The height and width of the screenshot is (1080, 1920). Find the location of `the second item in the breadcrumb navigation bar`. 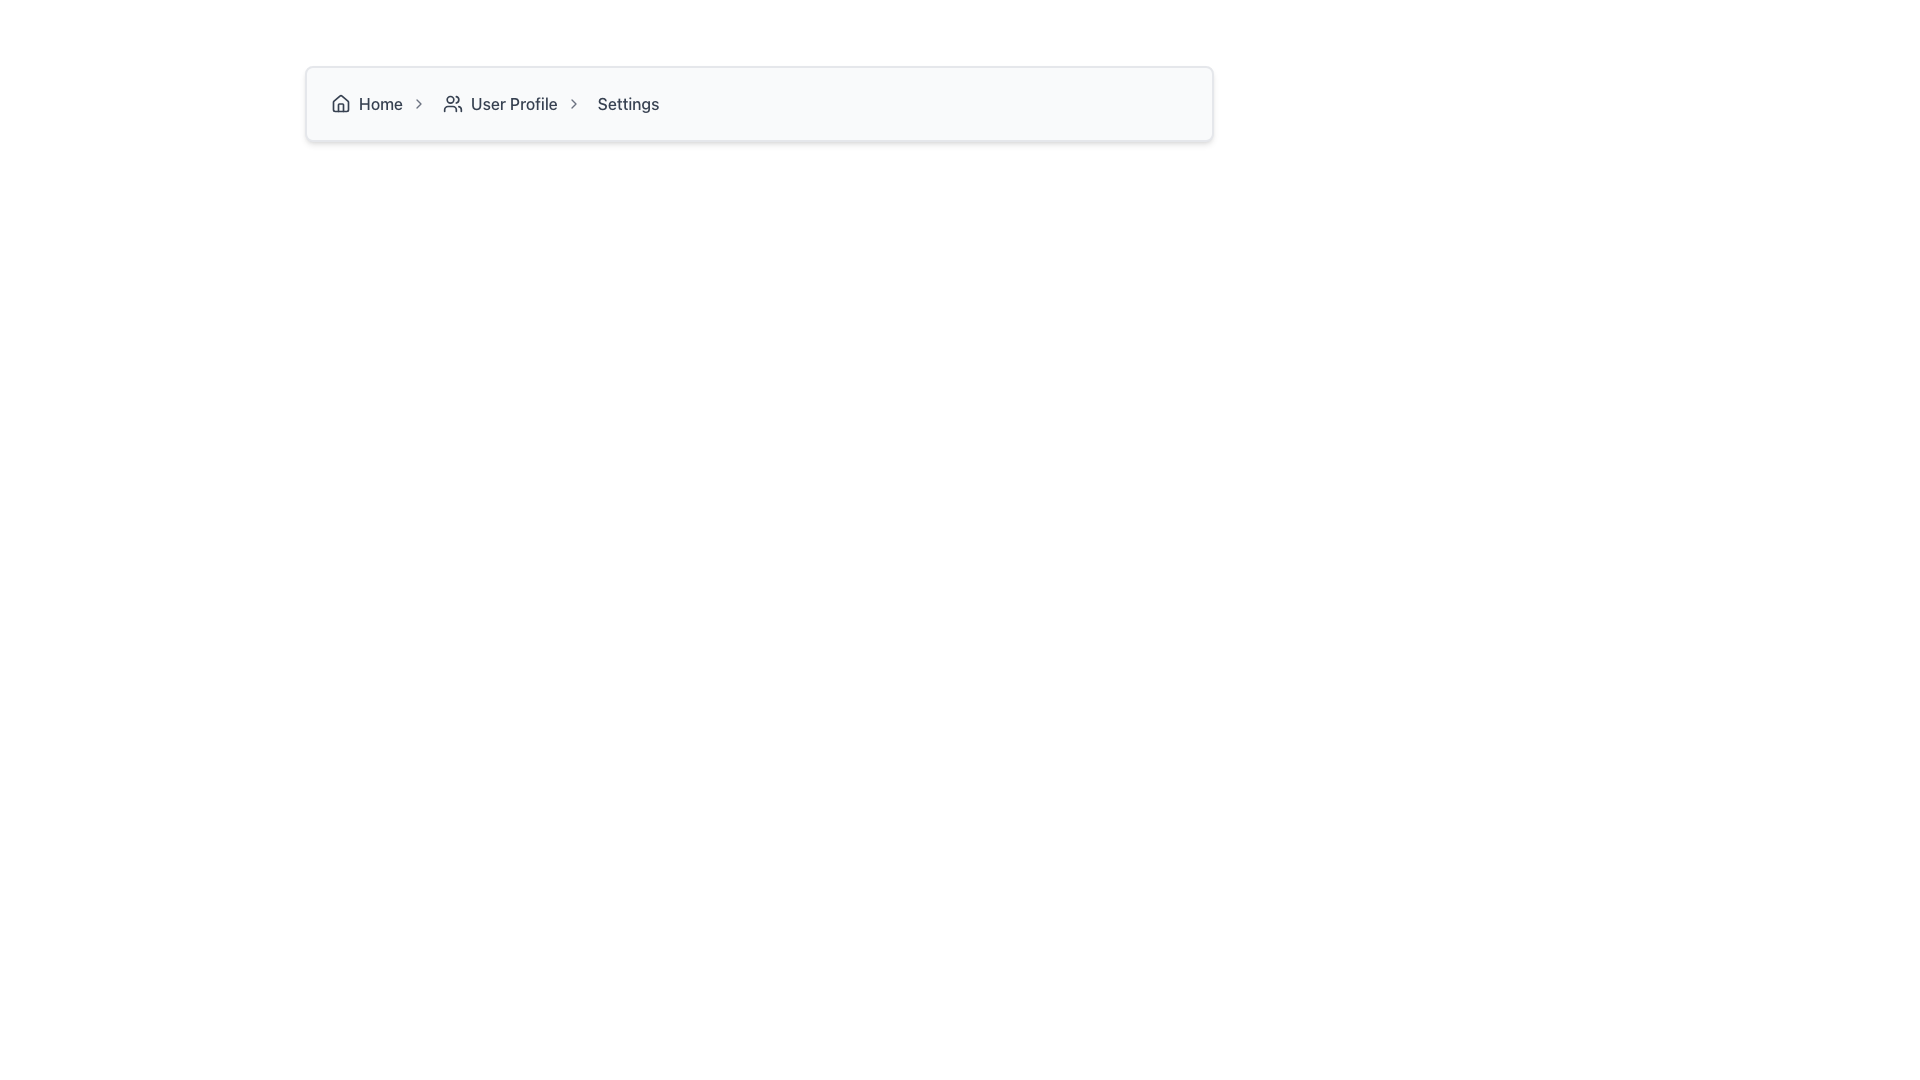

the second item in the breadcrumb navigation bar is located at coordinates (512, 104).